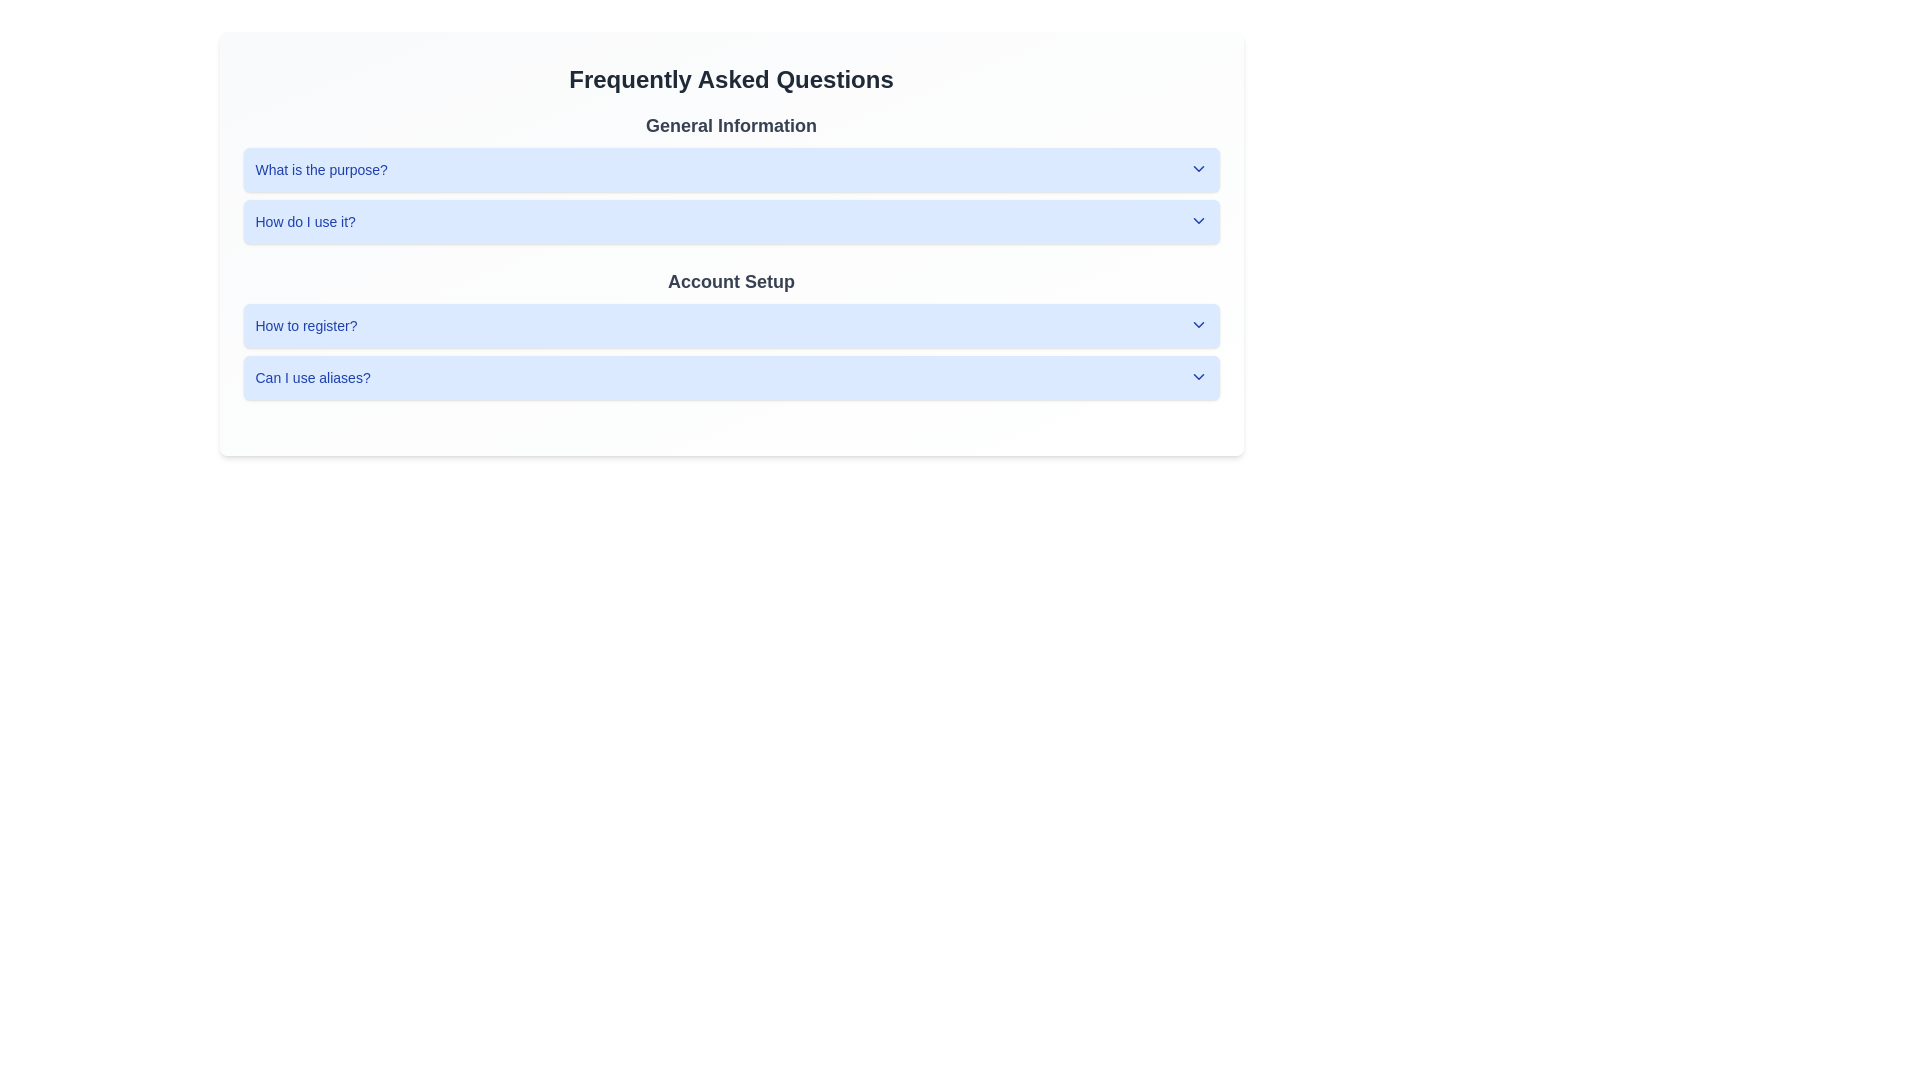 This screenshot has width=1920, height=1080. Describe the element at coordinates (312, 378) in the screenshot. I see `the text label displaying 'Can I use aliases?' which is bolded in blue font against a light blue background, located under the 'Account Setup' category and positioned to the left of an arrow icon` at that location.